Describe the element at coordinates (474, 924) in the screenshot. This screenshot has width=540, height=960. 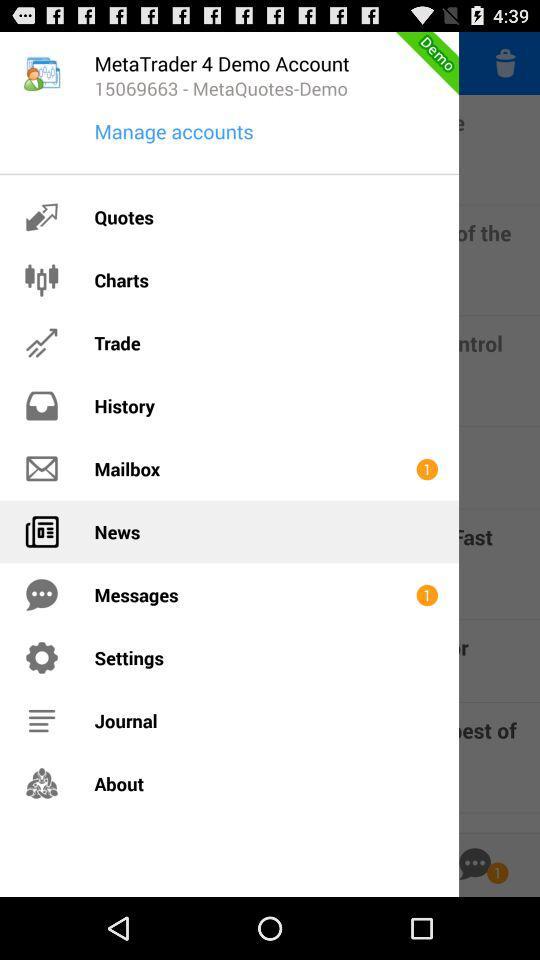
I see `the chat icon` at that location.